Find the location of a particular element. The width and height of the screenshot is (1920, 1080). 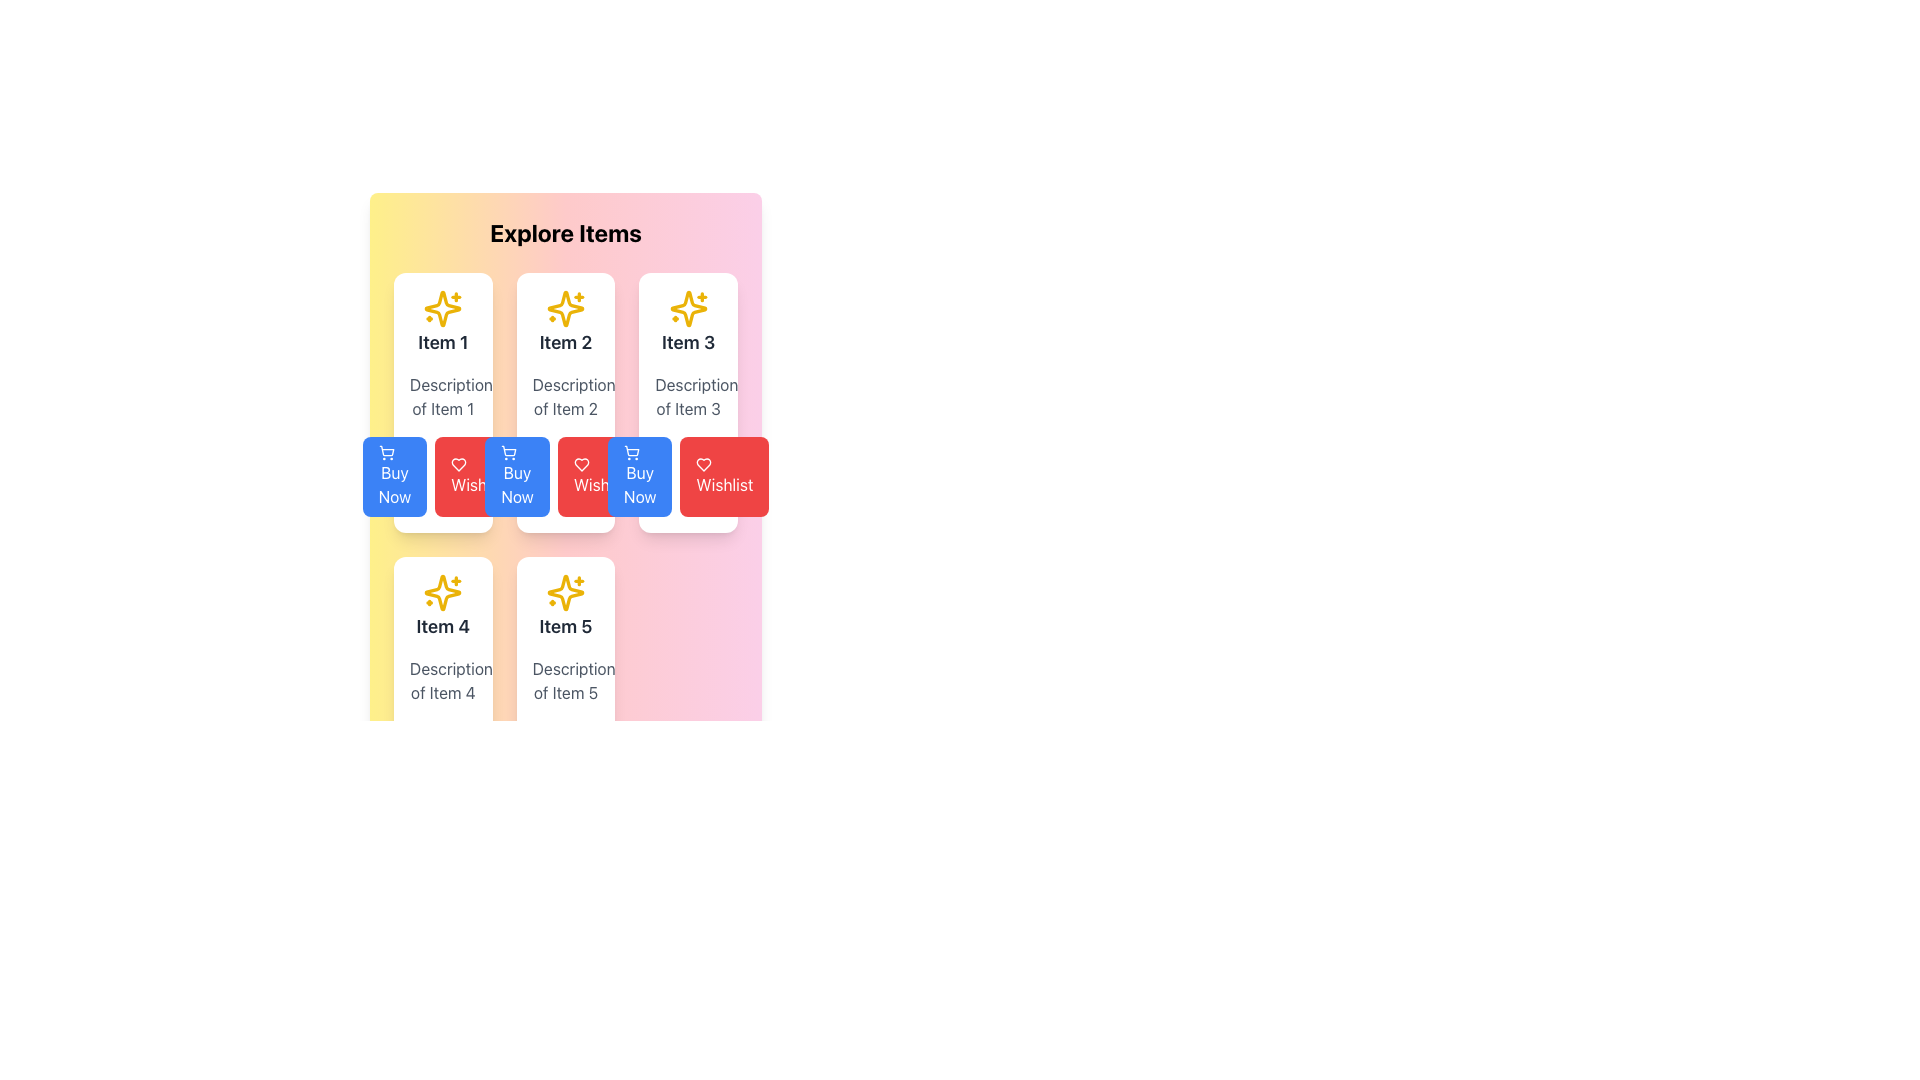

the shopping cart icon that is part of the 'Buy Now' button, located in the top row and second column of the grid layout is located at coordinates (386, 452).